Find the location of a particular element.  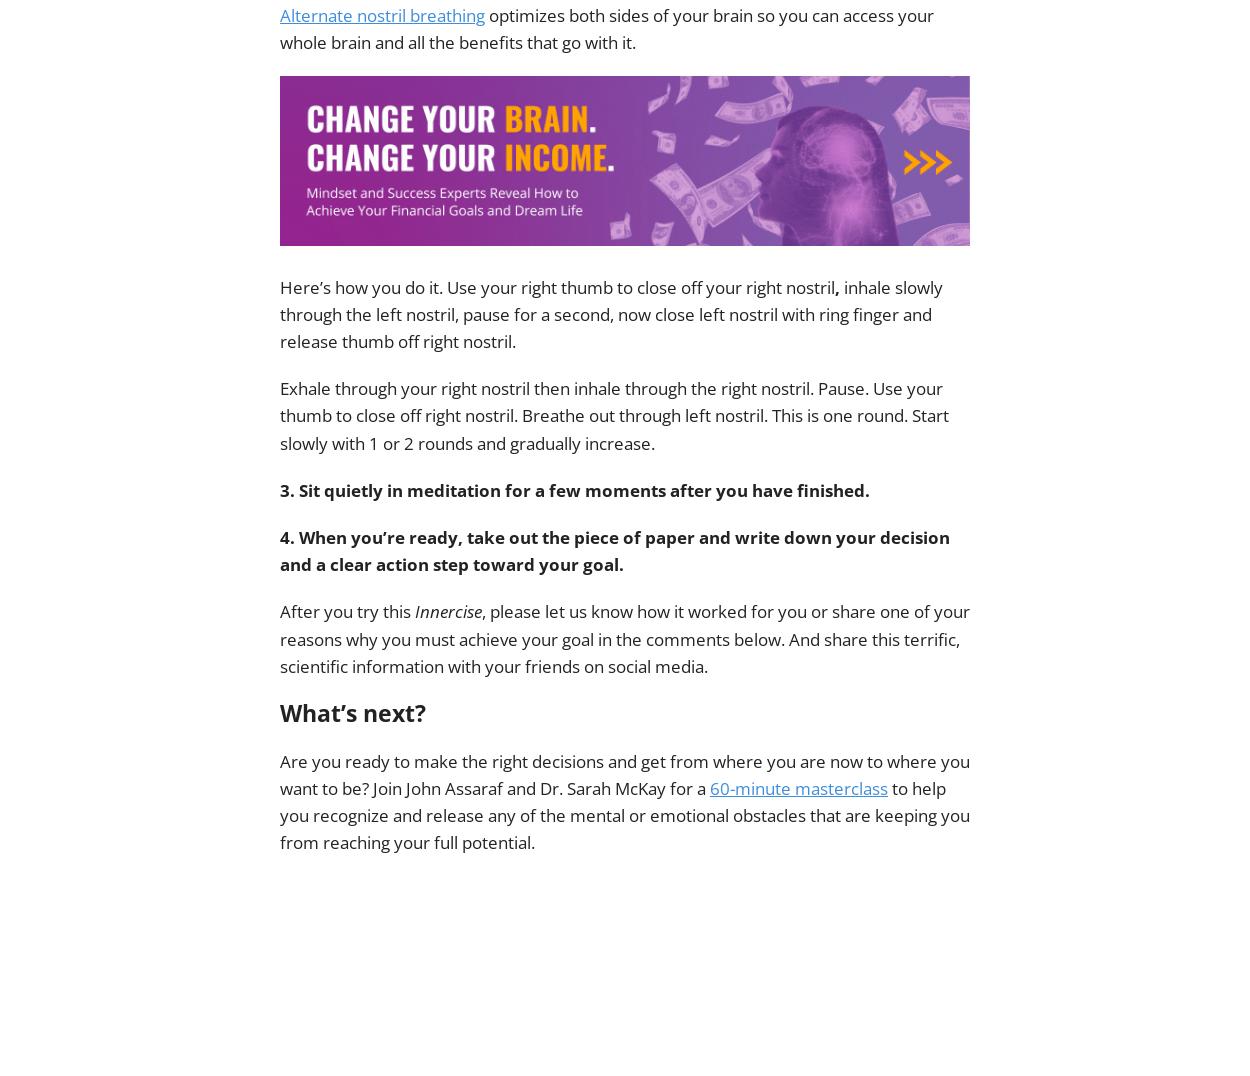

'Innercise' is located at coordinates (447, 611).